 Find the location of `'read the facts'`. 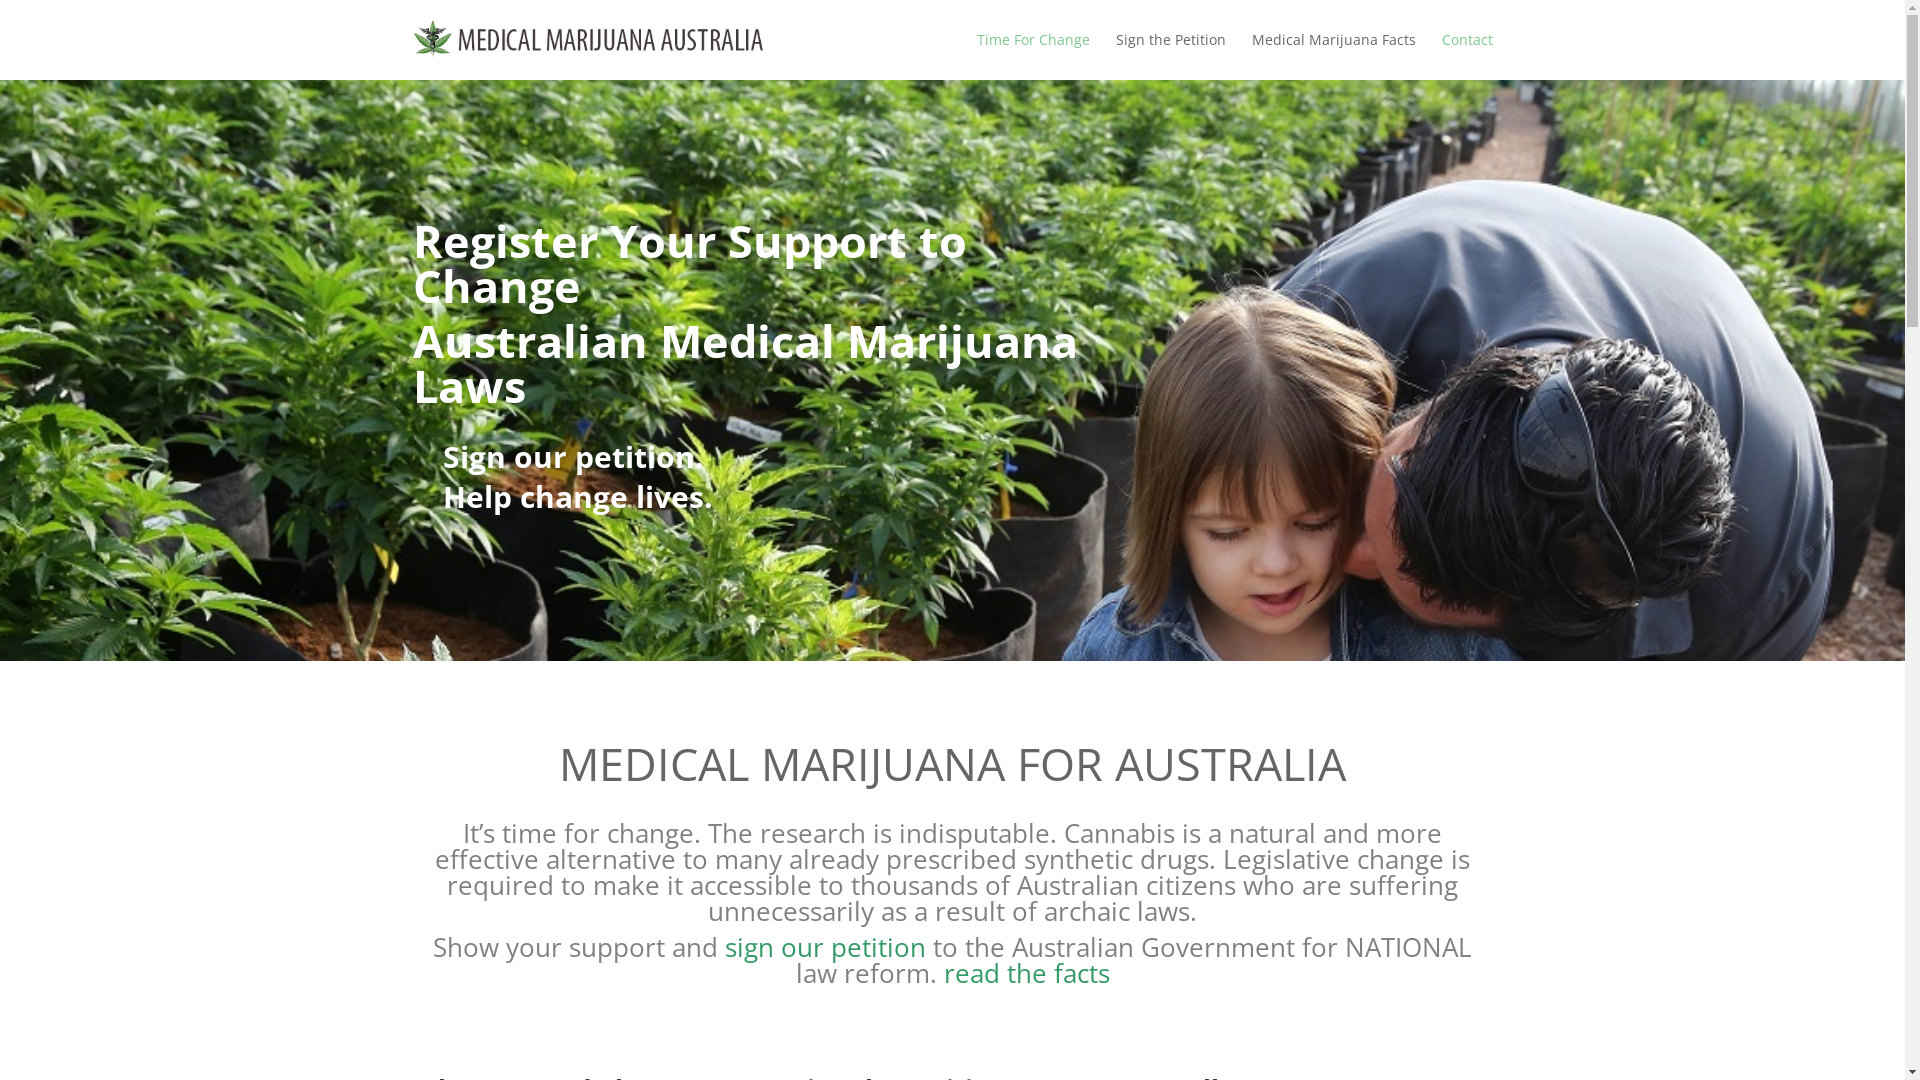

'read the facts' is located at coordinates (1027, 971).